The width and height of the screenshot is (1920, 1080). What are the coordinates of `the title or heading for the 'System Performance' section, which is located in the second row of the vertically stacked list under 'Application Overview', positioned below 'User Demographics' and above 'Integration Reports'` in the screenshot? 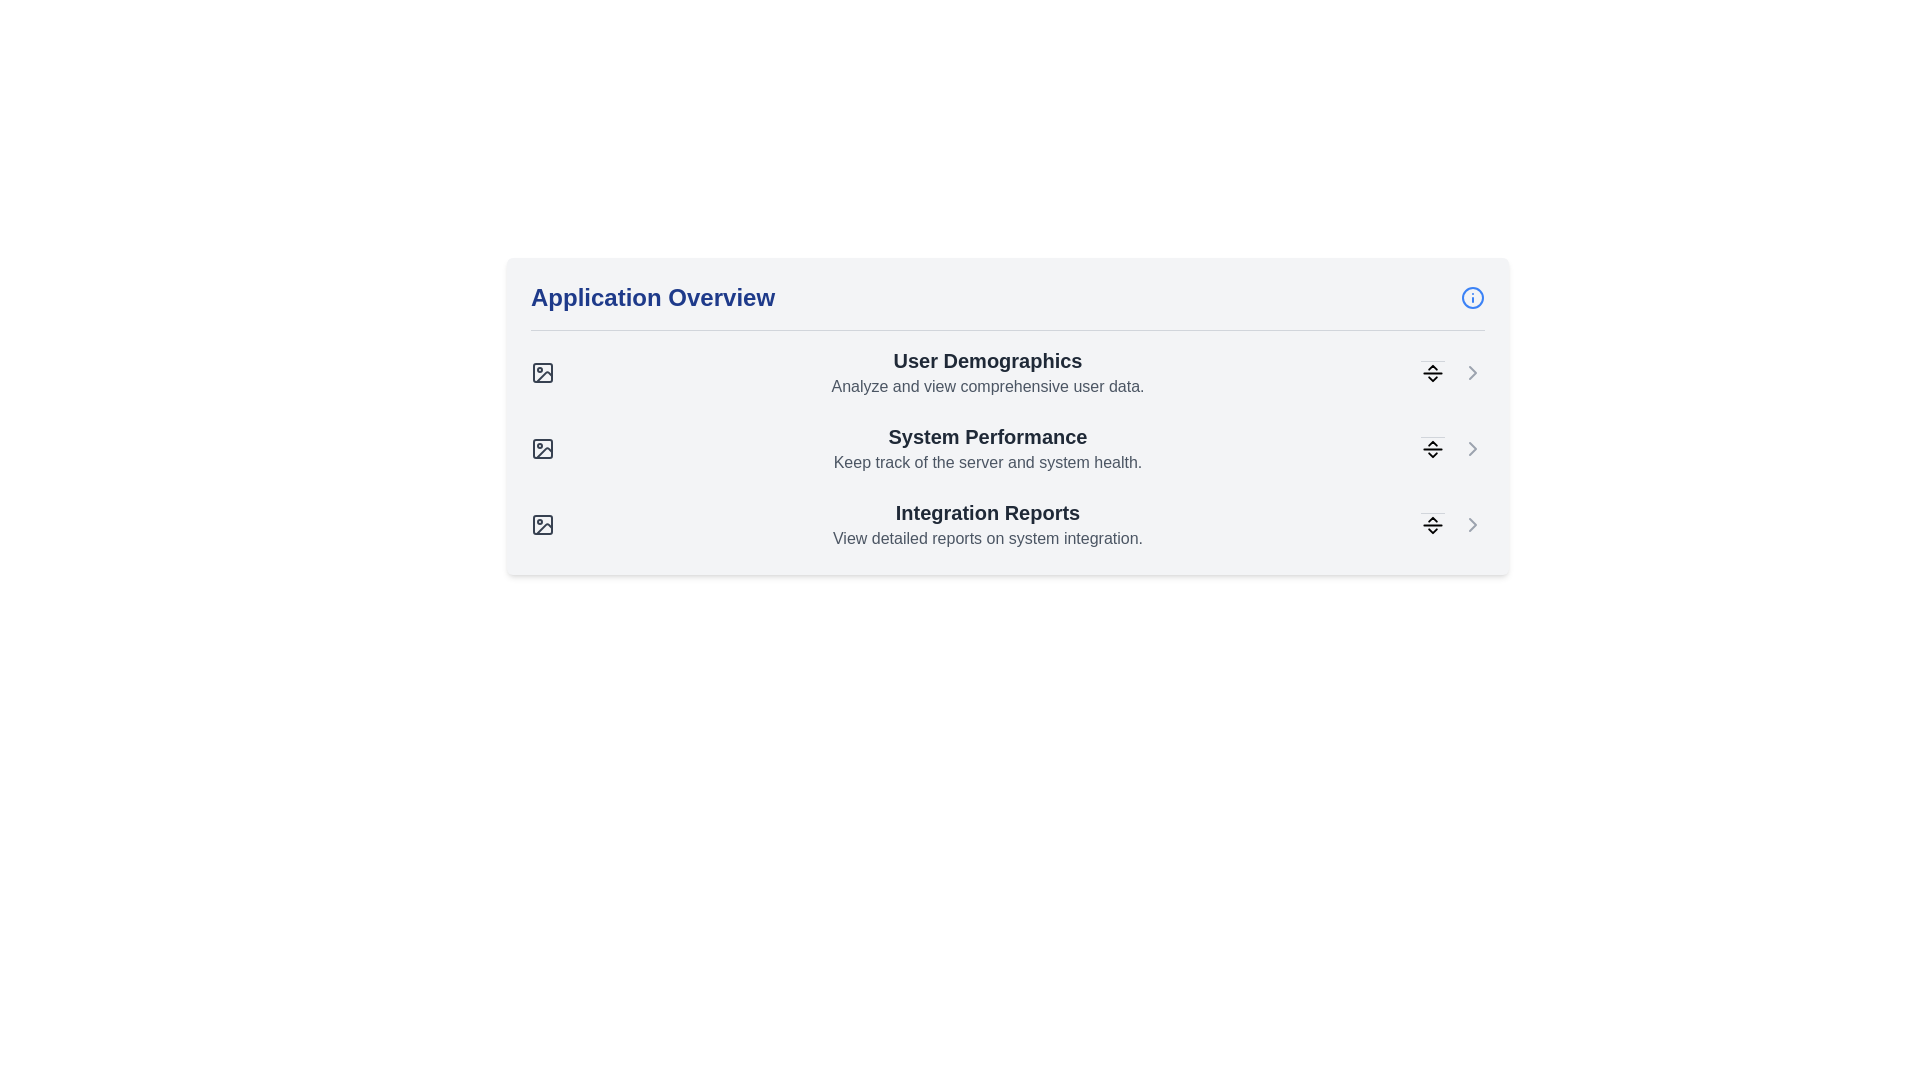 It's located at (988, 435).